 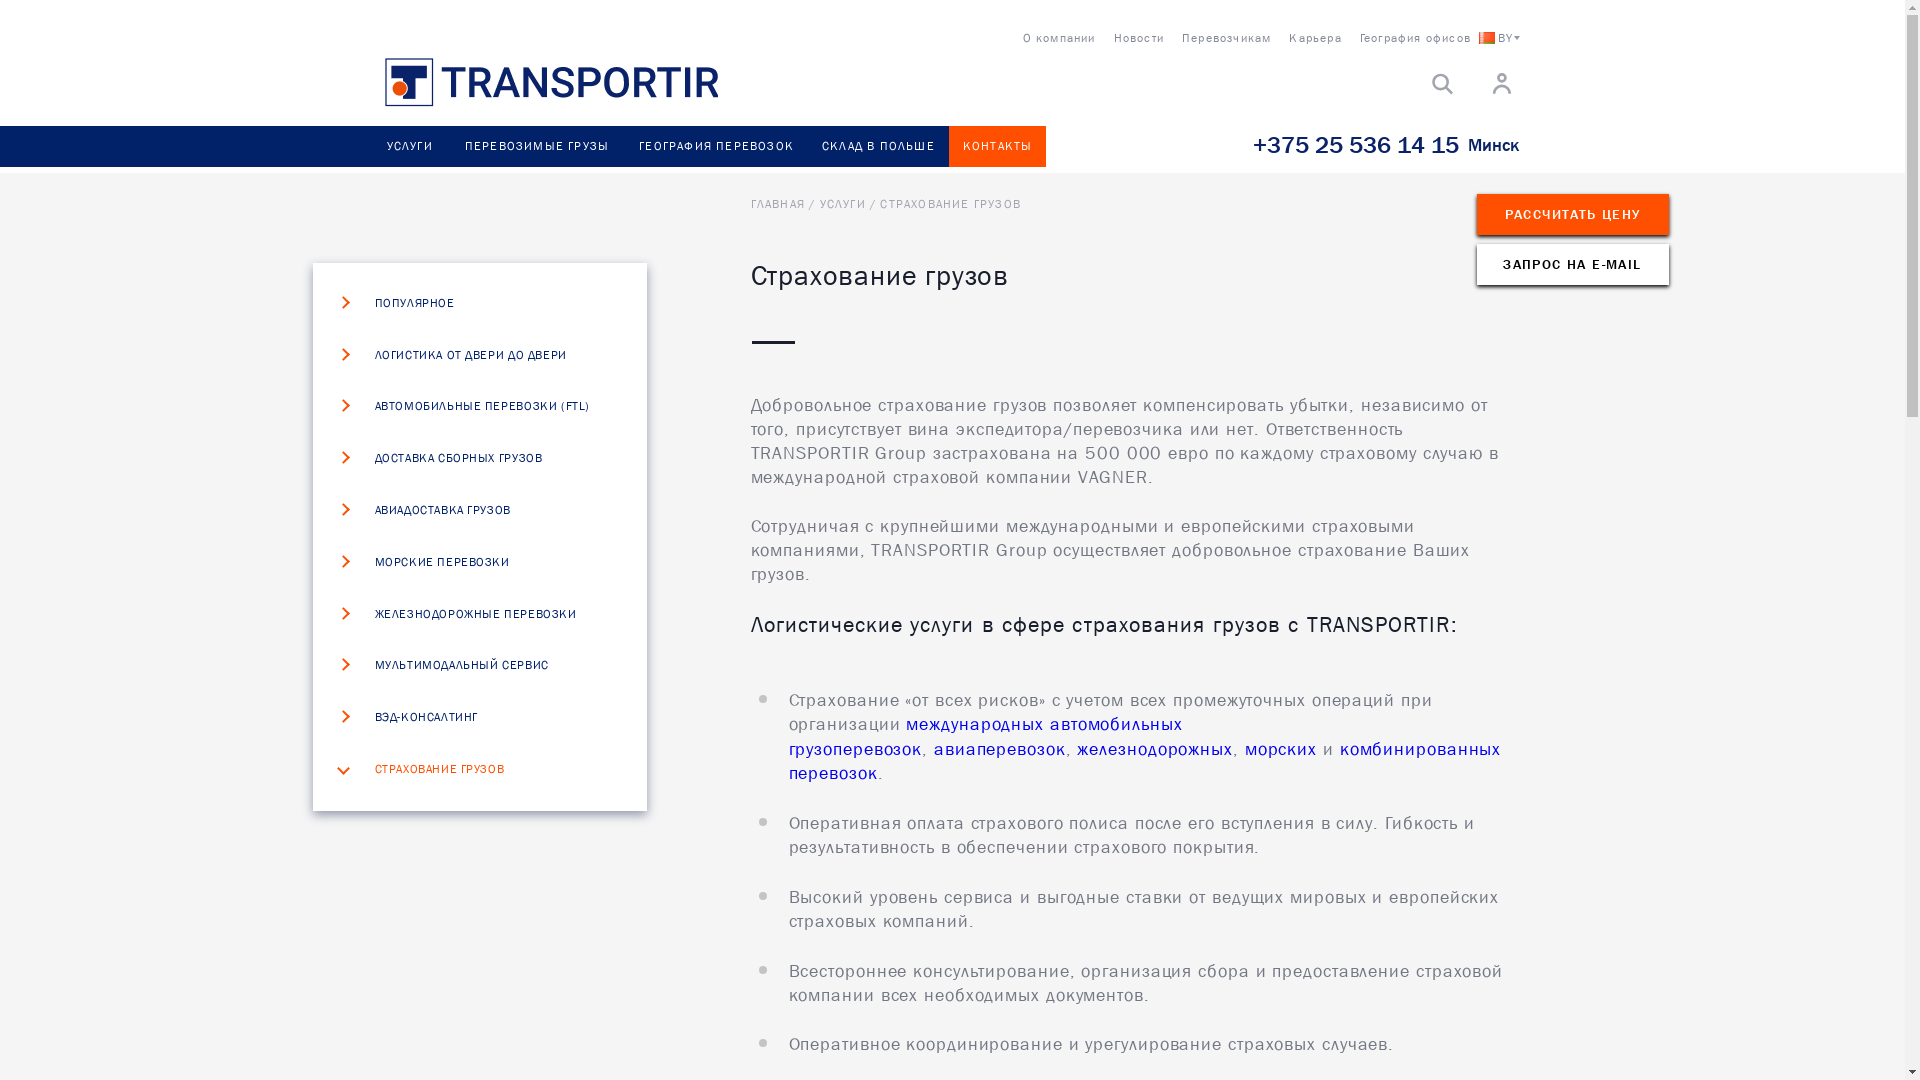 What do you see at coordinates (1354, 144) in the screenshot?
I see `'+375 25 536 14 15'` at bounding box center [1354, 144].